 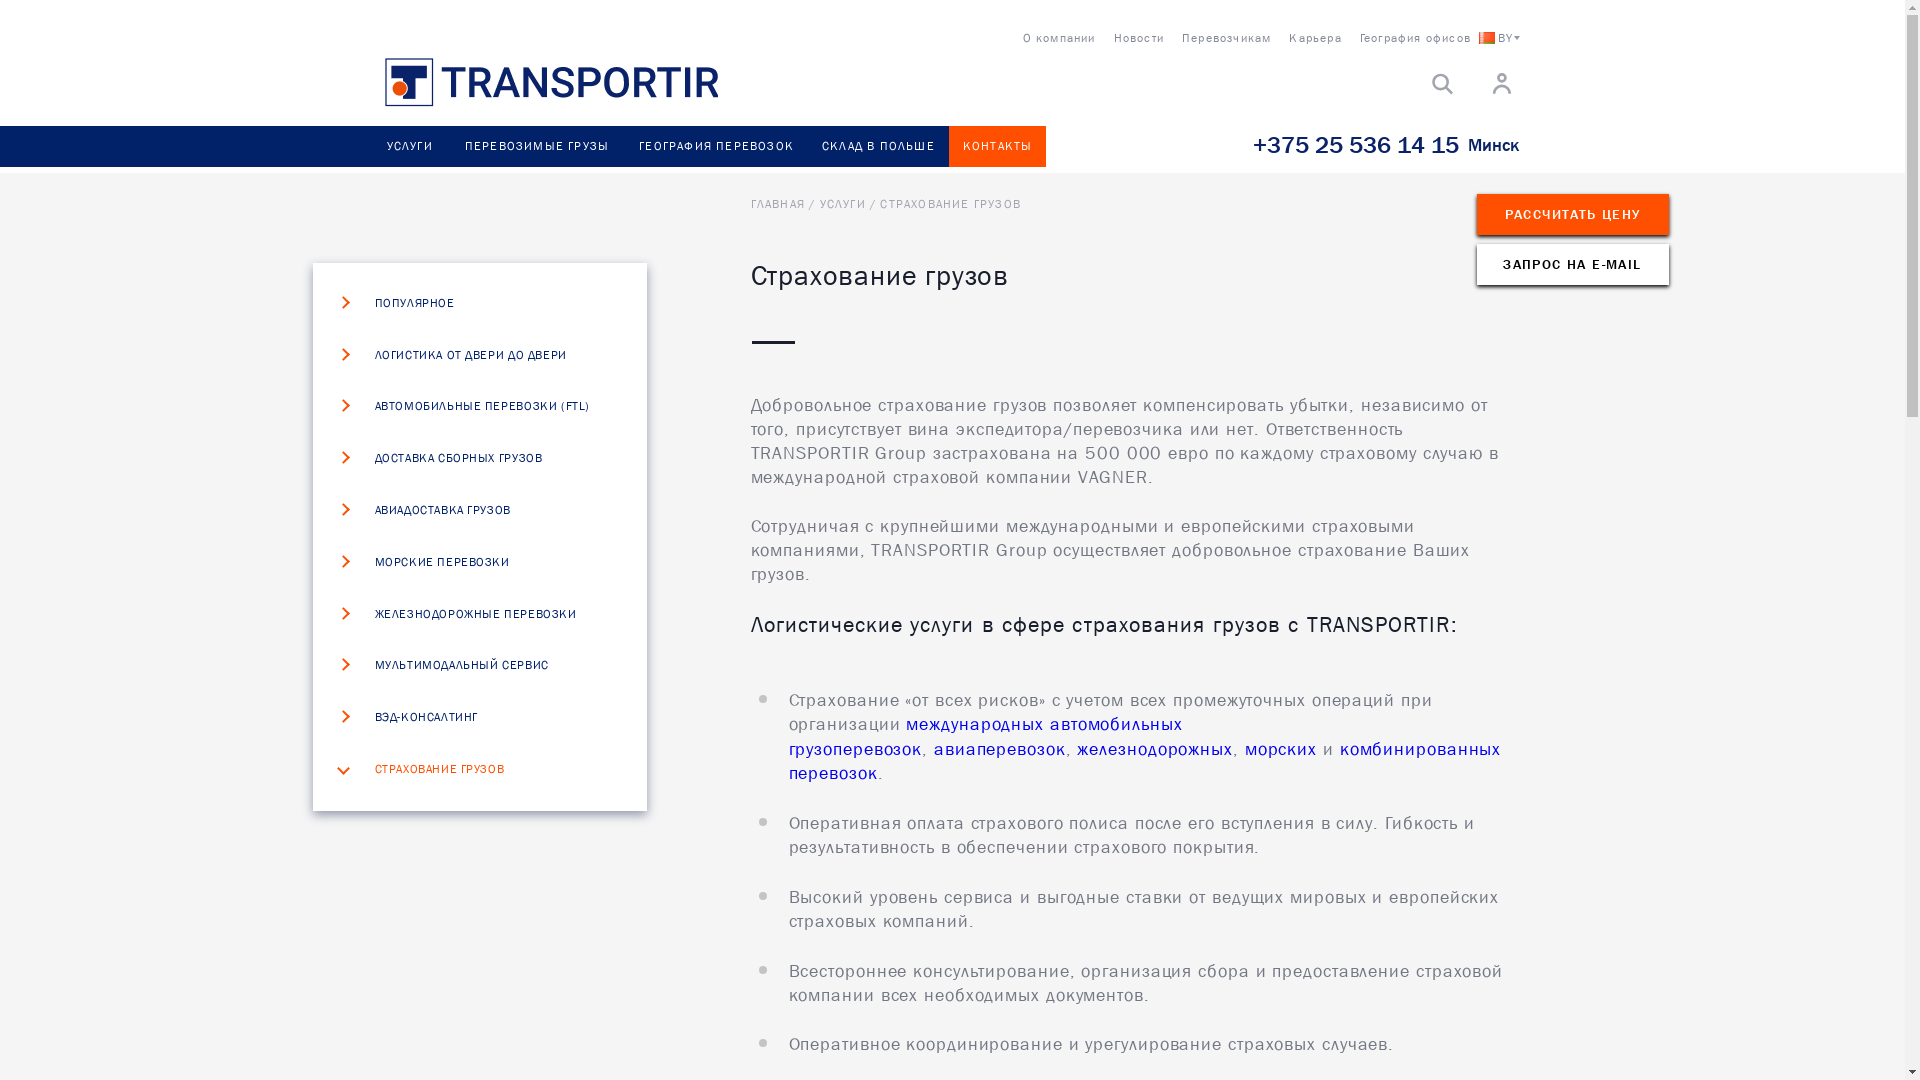 What do you see at coordinates (1354, 144) in the screenshot?
I see `'+375 25 536 14 15'` at bounding box center [1354, 144].